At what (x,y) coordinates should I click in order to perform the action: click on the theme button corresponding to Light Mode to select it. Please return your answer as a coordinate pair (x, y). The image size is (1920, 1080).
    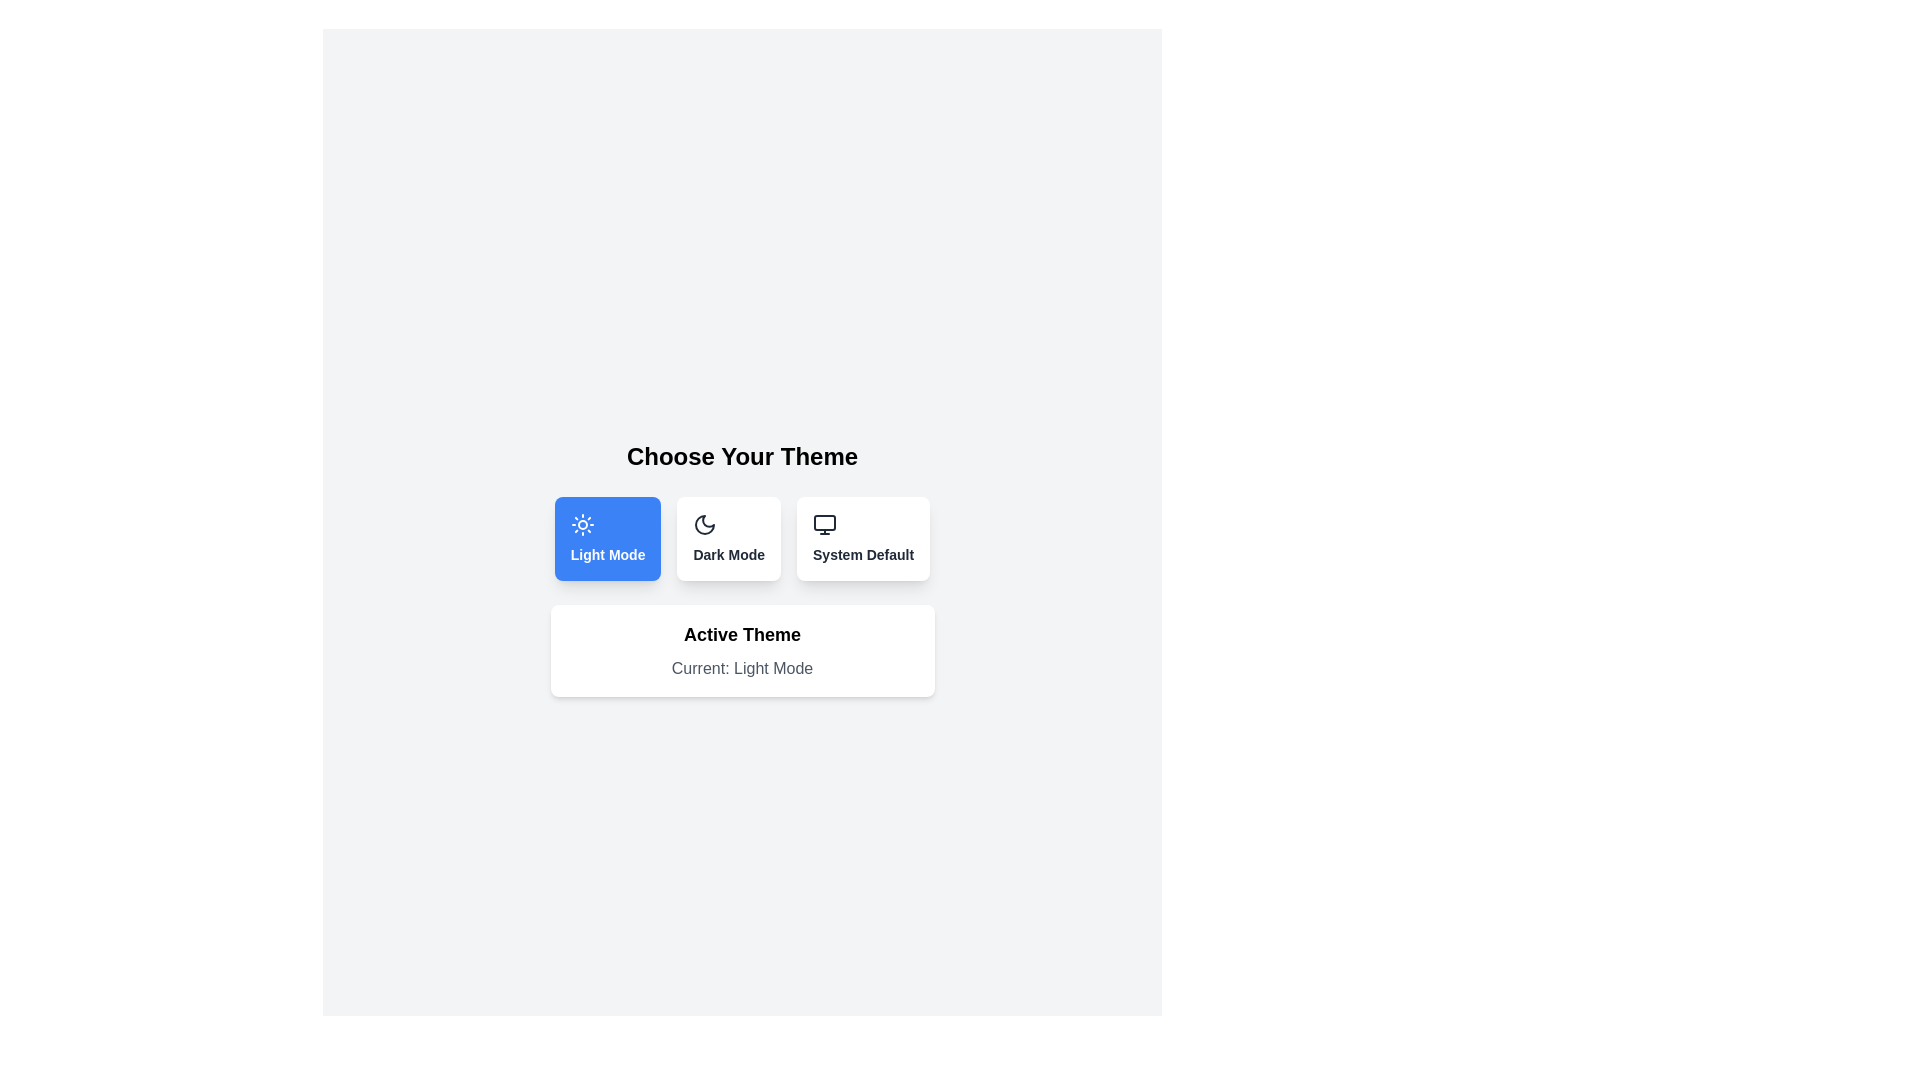
    Looking at the image, I should click on (607, 538).